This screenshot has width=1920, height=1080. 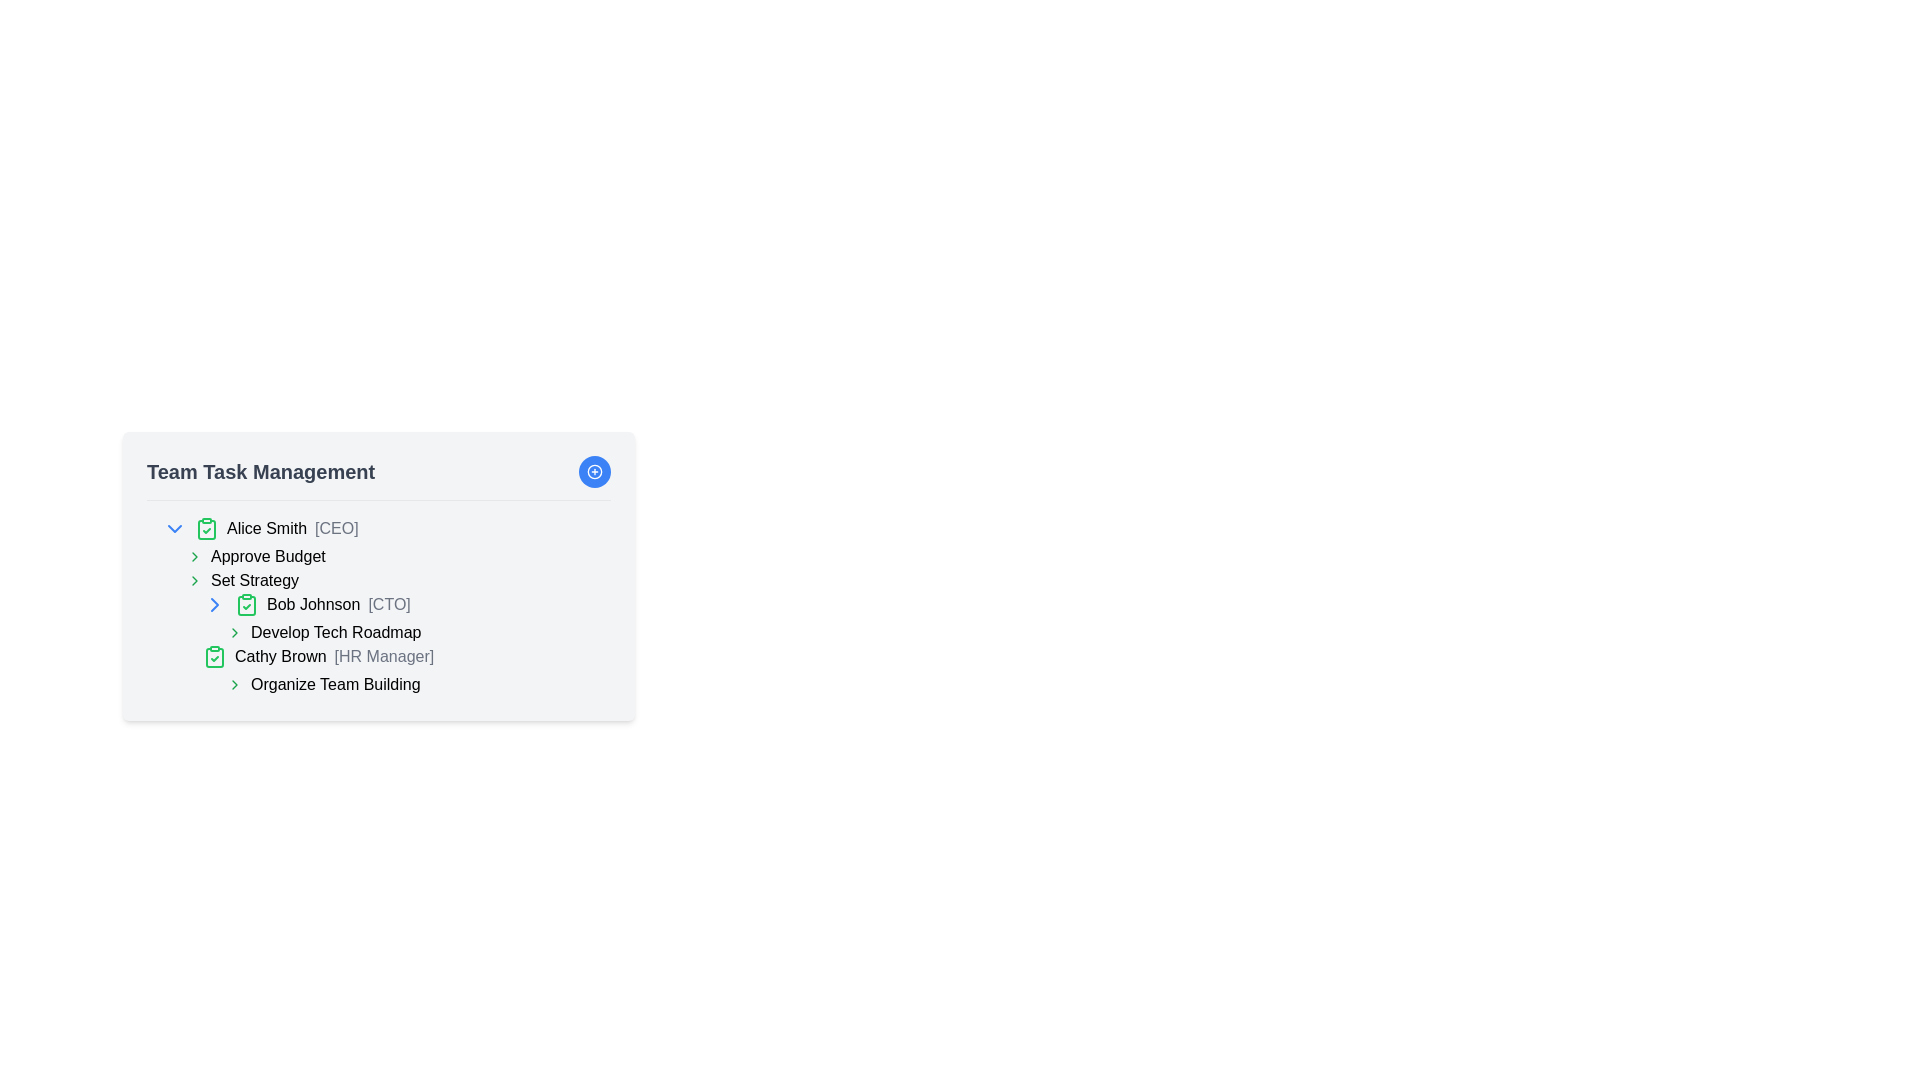 What do you see at coordinates (235, 684) in the screenshot?
I see `the expansion icon located to the left of the text 'Organize Team Building'` at bounding box center [235, 684].